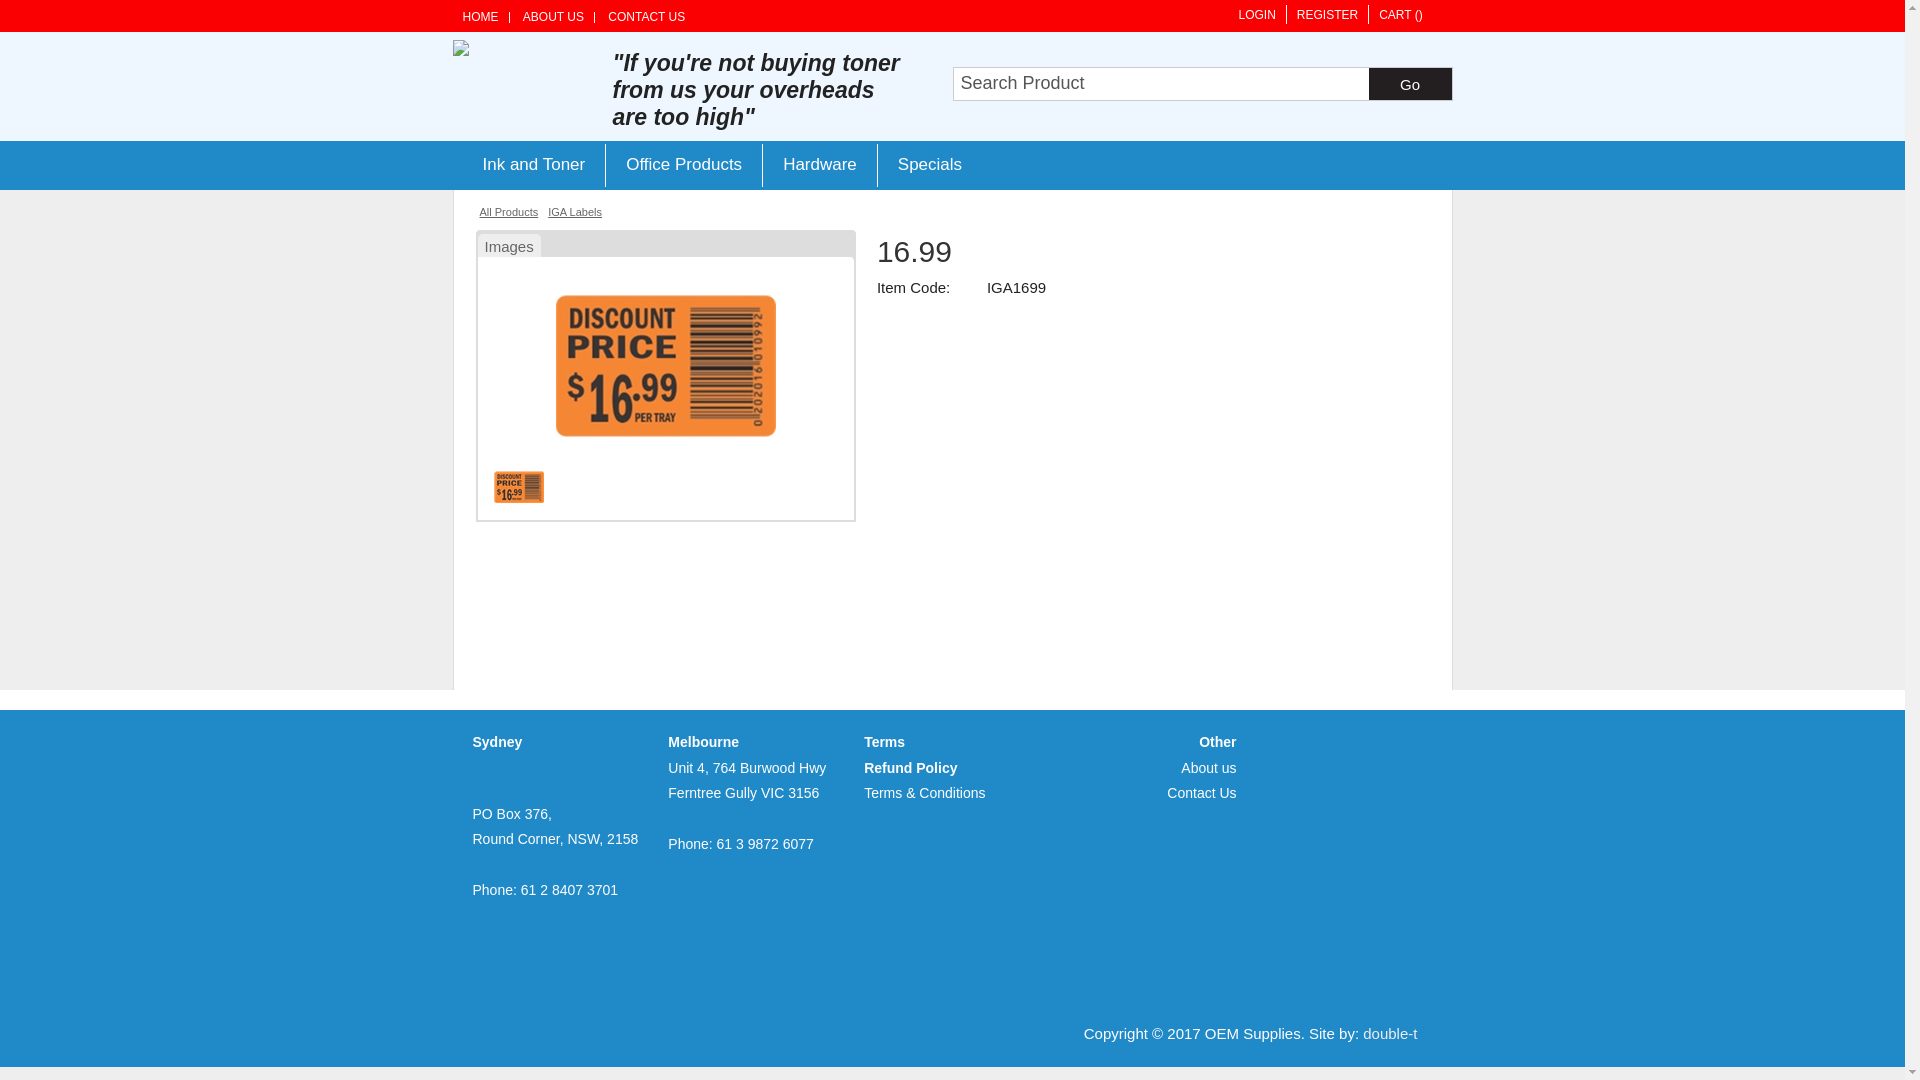  I want to click on 'HOME', so click(460, 17).